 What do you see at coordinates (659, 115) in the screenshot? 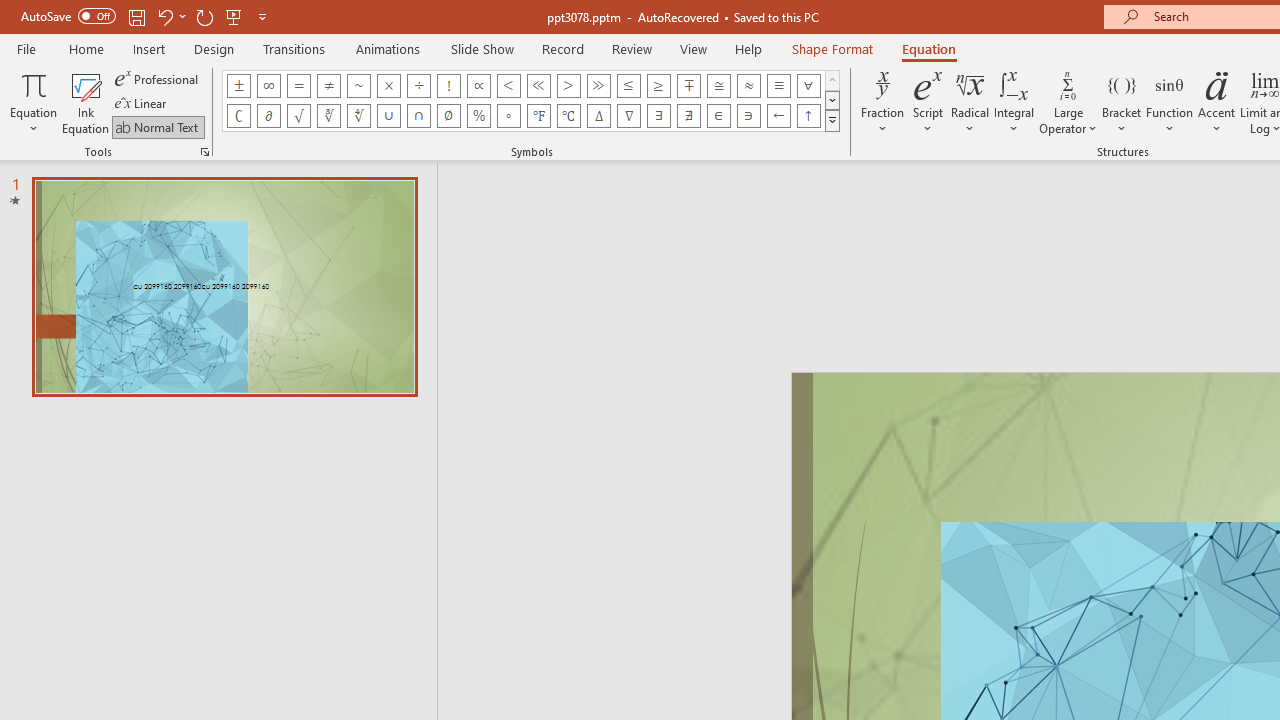
I see `'Equation Symbol There Exists'` at bounding box center [659, 115].